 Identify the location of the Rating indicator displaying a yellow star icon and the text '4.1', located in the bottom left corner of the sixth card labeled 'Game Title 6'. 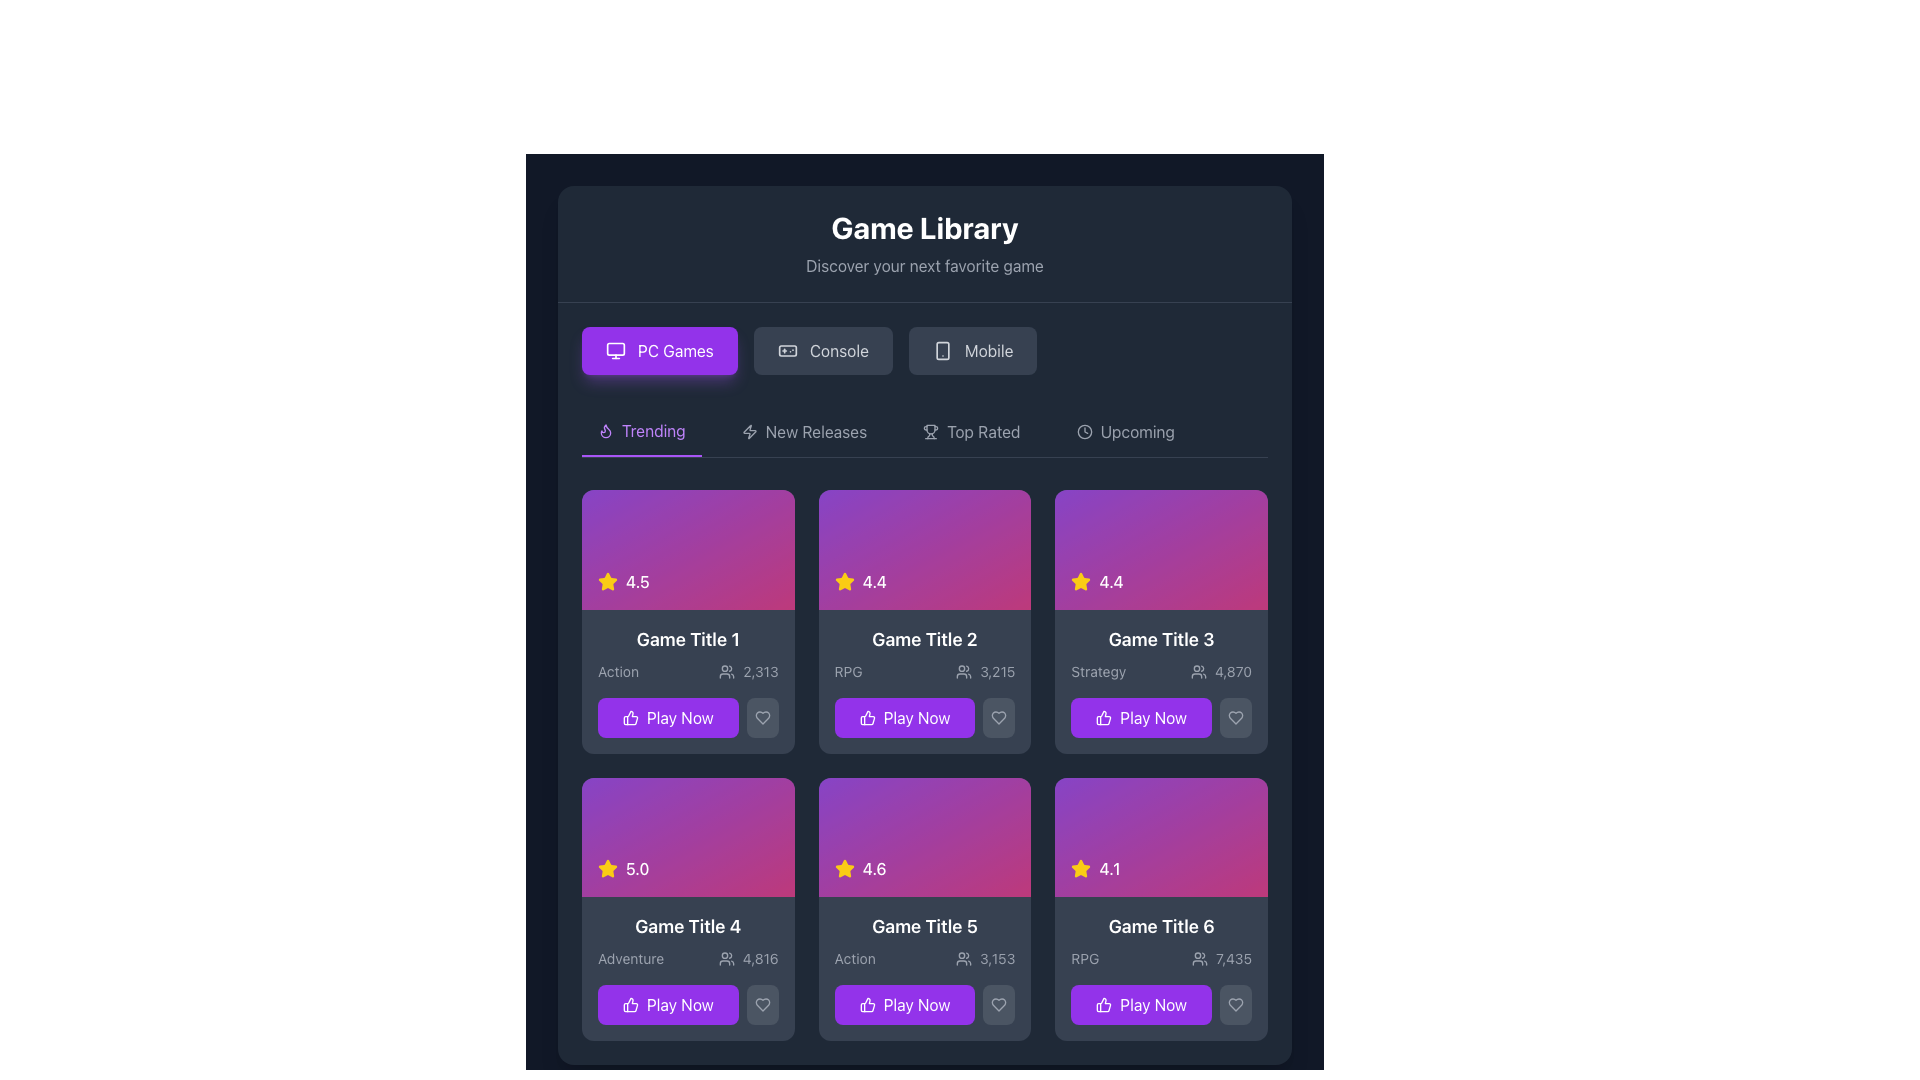
(1094, 868).